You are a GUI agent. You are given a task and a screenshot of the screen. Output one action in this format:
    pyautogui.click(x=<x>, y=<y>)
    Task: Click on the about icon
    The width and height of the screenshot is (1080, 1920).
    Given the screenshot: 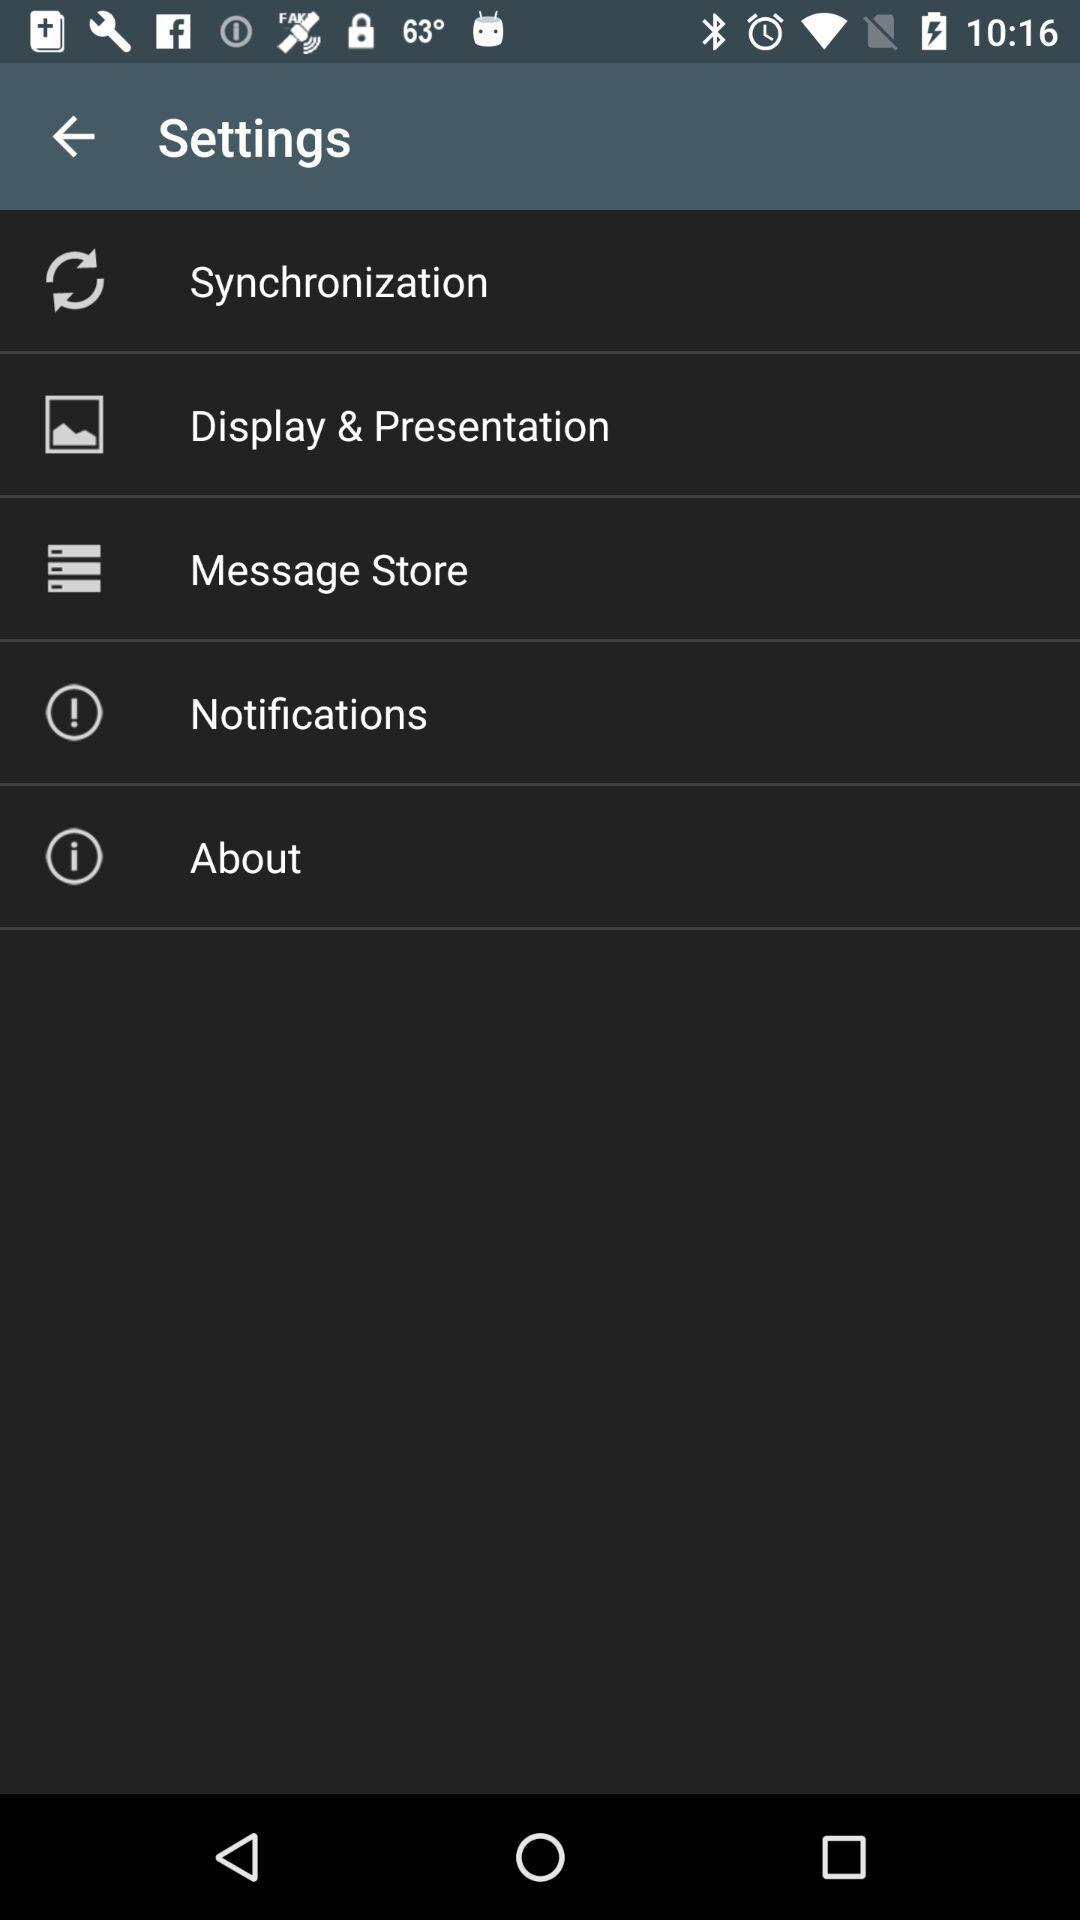 What is the action you would take?
    pyautogui.click(x=244, y=856)
    